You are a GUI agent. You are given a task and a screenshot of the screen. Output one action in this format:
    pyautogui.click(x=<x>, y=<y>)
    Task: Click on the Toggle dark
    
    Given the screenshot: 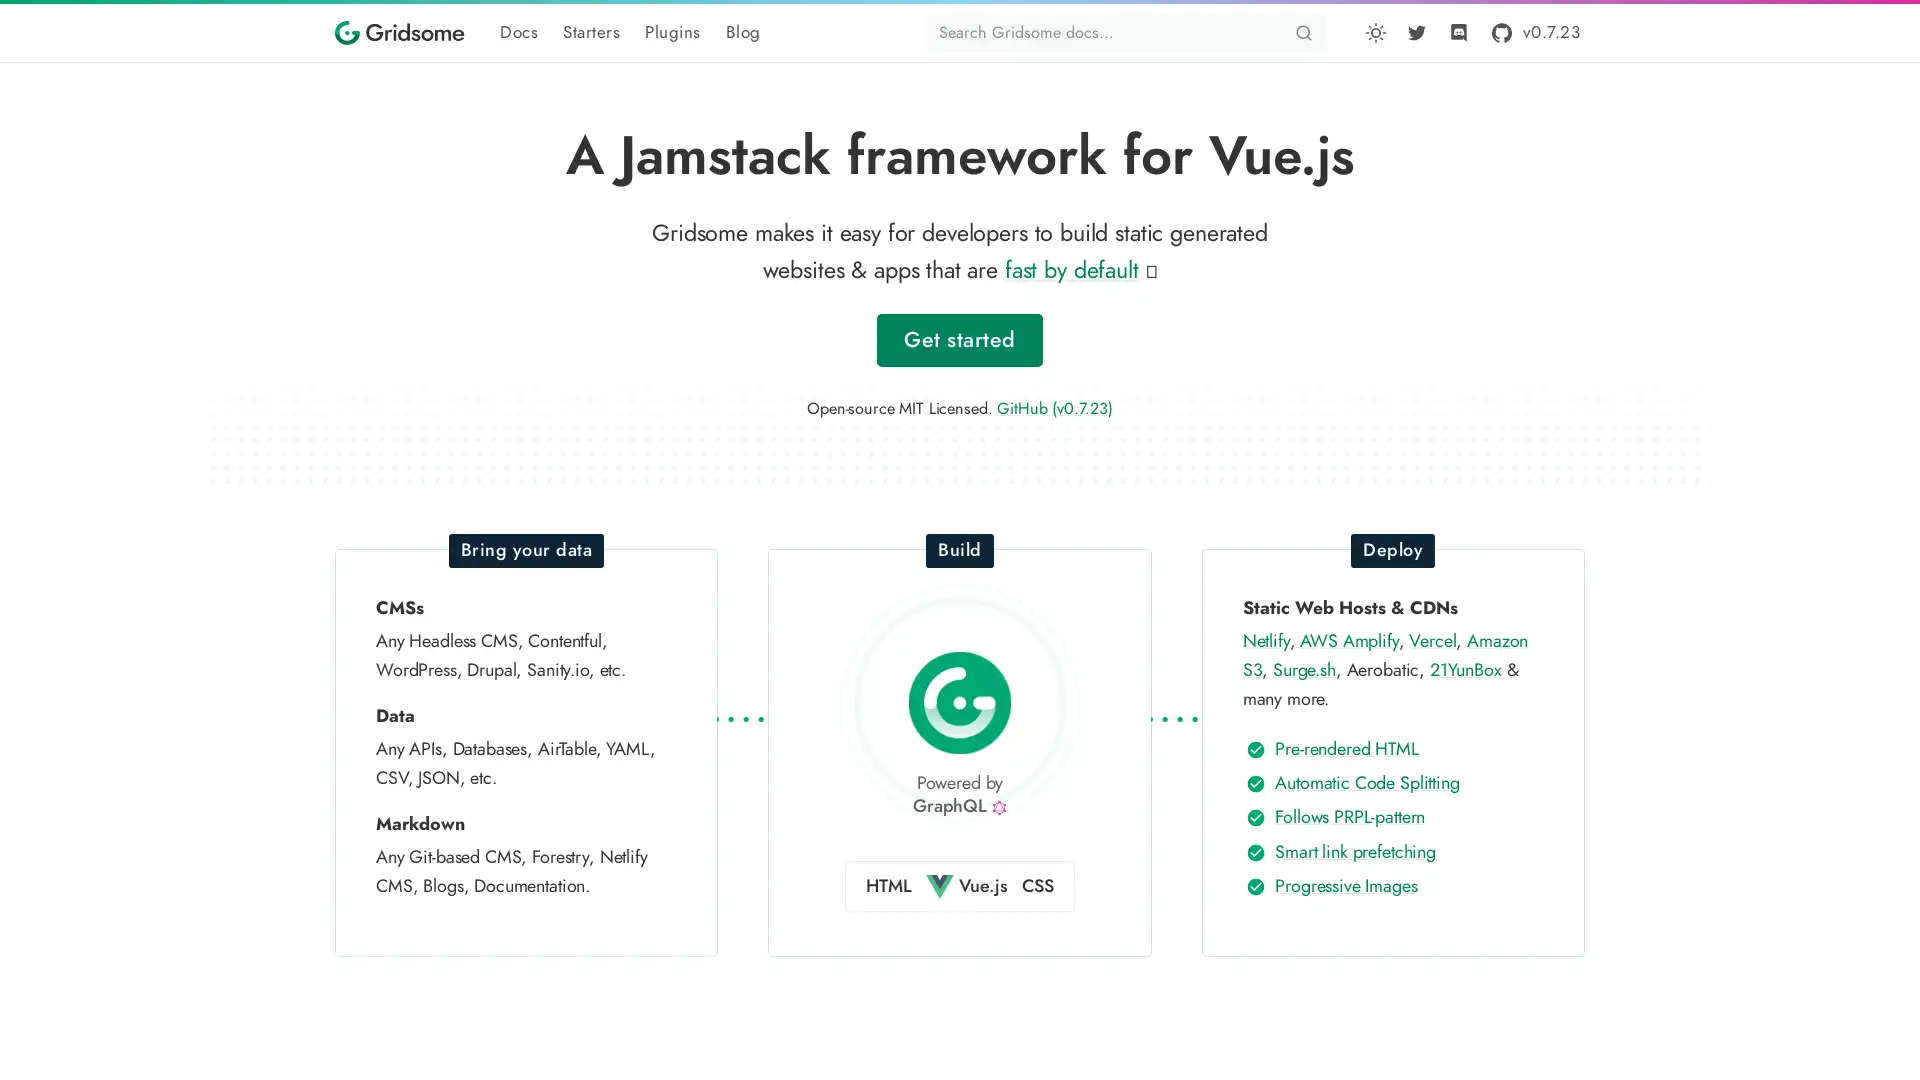 What is the action you would take?
    pyautogui.click(x=1373, y=33)
    